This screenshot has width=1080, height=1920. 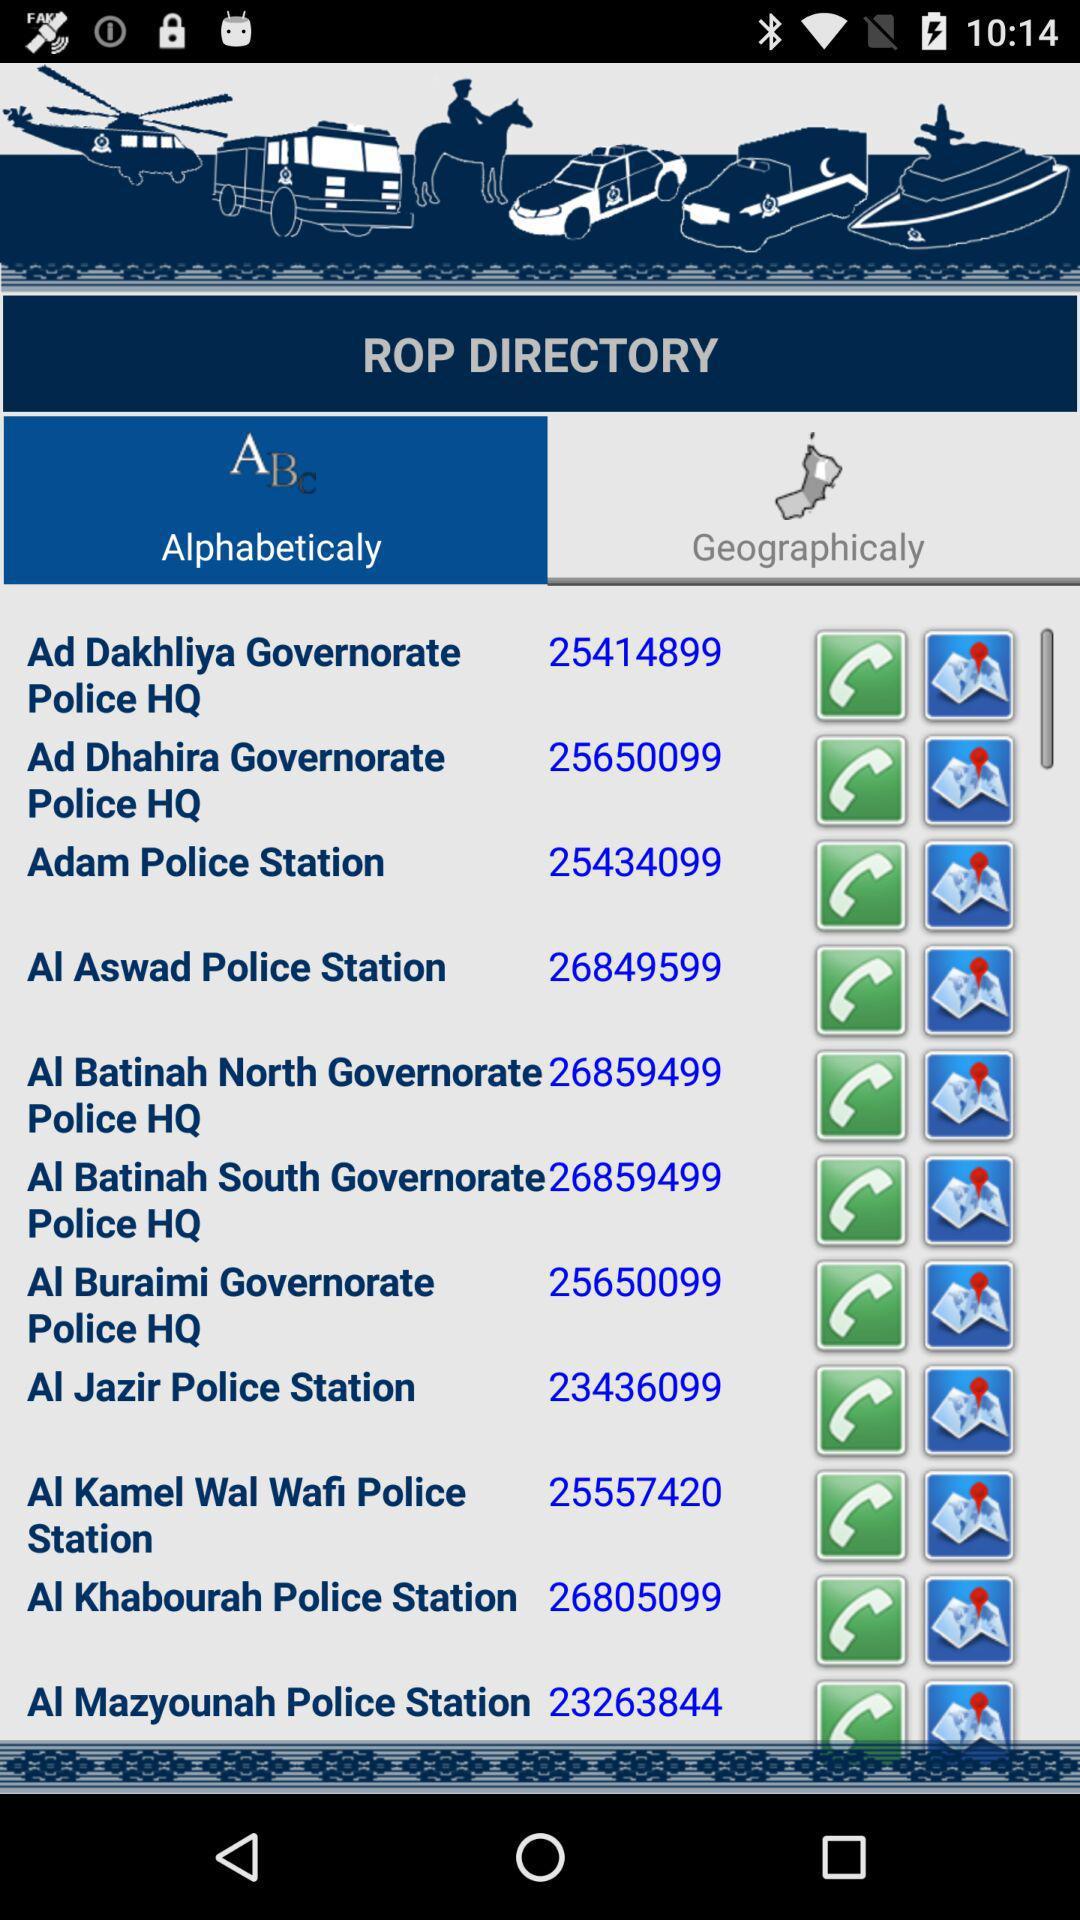 I want to click on share the article, so click(x=967, y=1306).